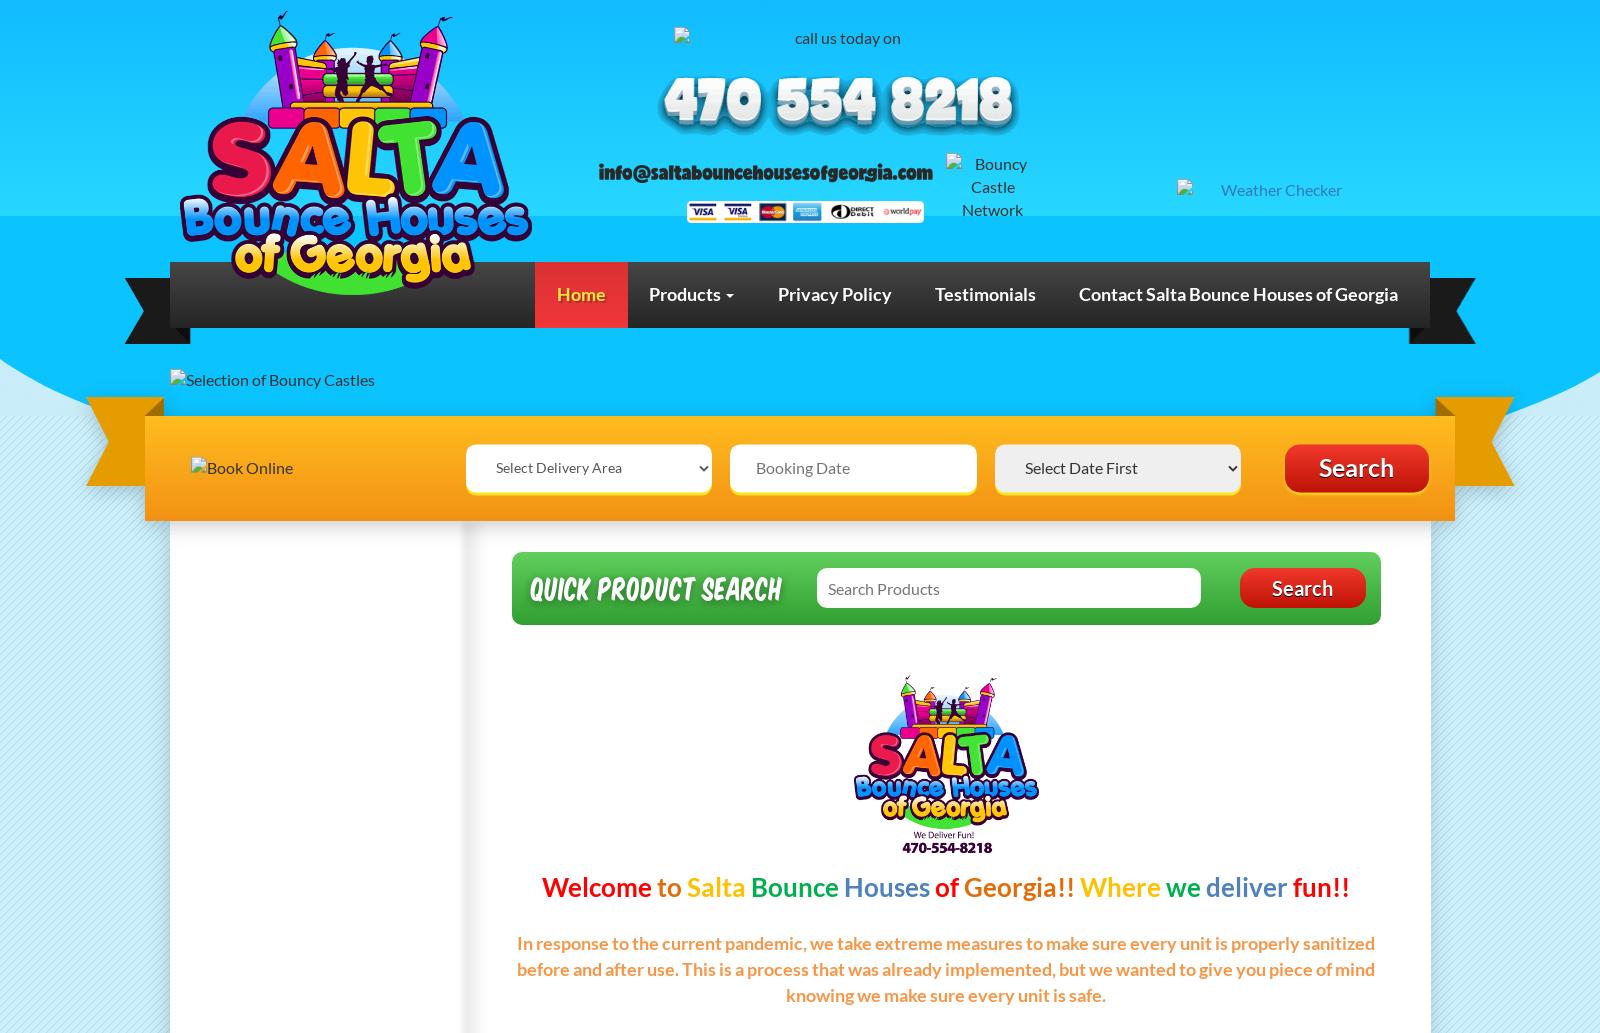 This screenshot has height=1033, width=1600. I want to click on 'Privacy Policy', so click(832, 291).